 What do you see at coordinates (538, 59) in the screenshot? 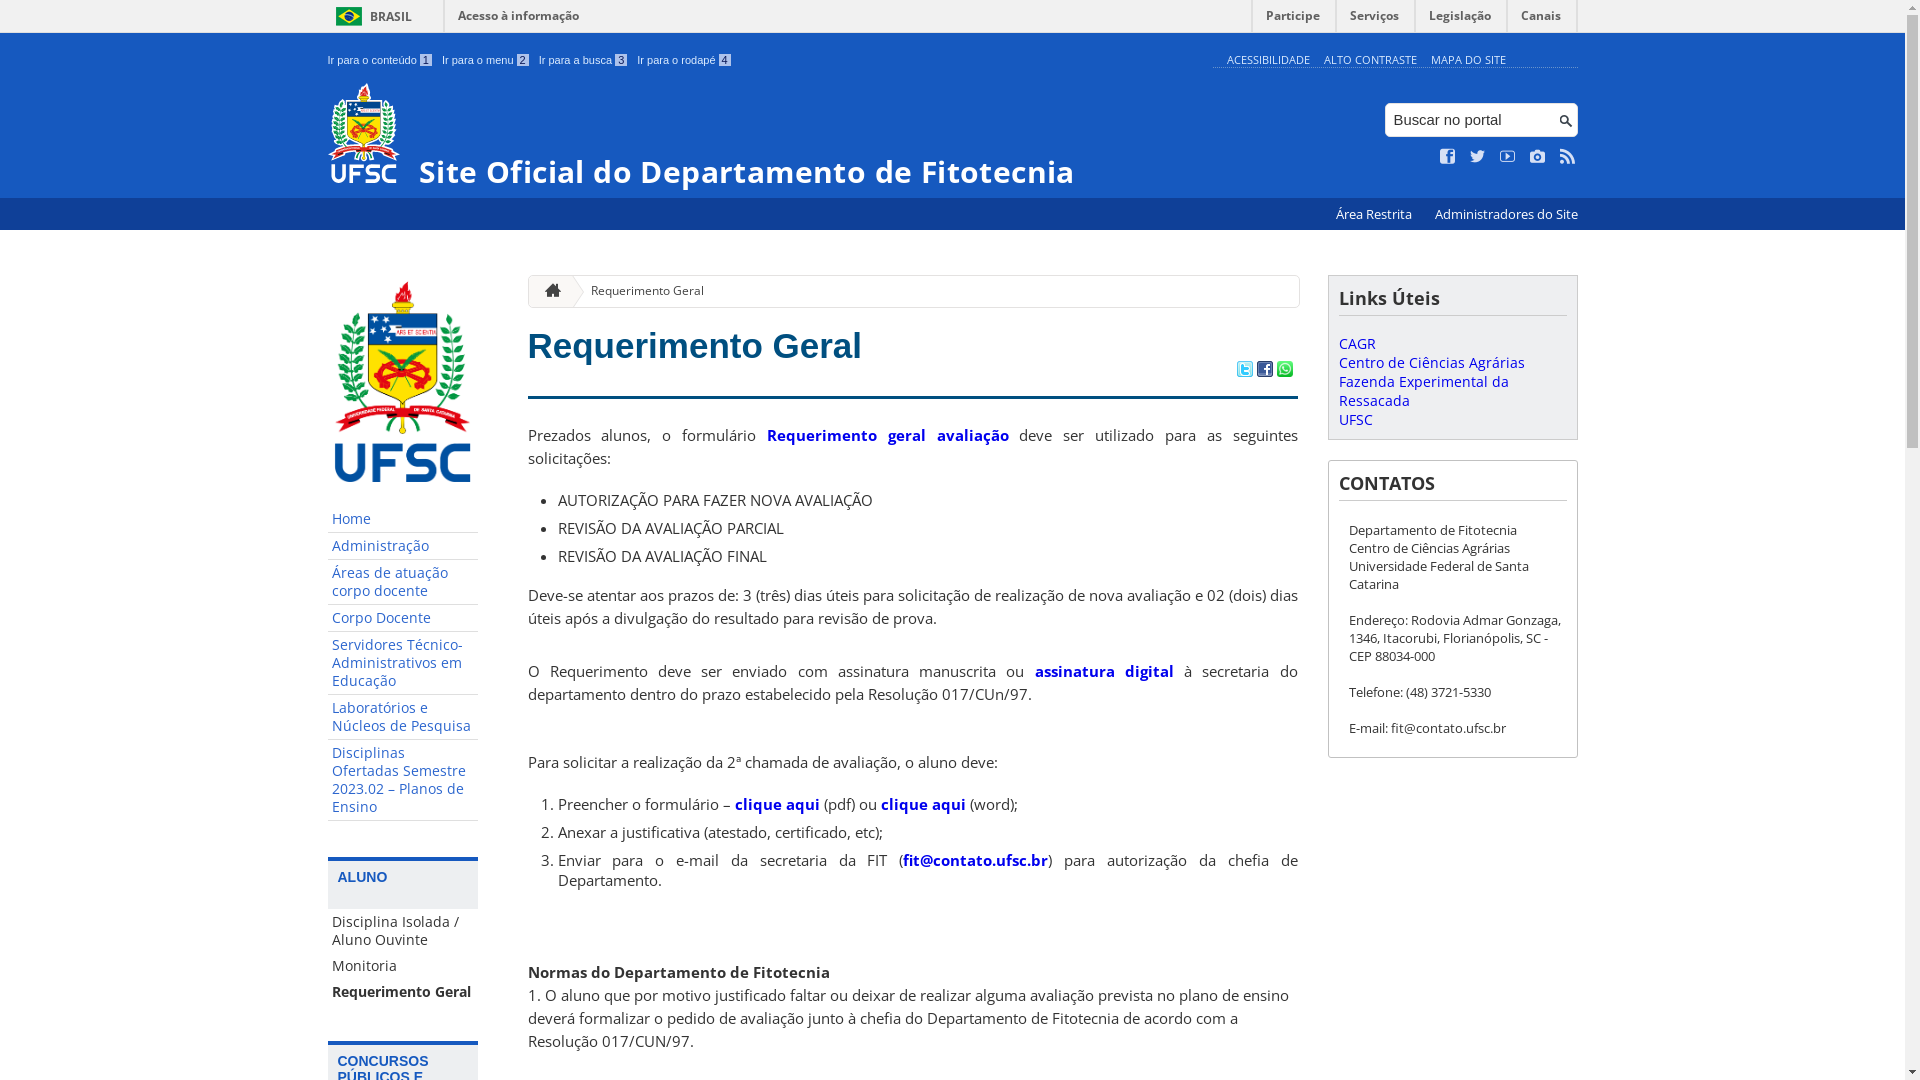
I see `'Ir para a busca 3'` at bounding box center [538, 59].